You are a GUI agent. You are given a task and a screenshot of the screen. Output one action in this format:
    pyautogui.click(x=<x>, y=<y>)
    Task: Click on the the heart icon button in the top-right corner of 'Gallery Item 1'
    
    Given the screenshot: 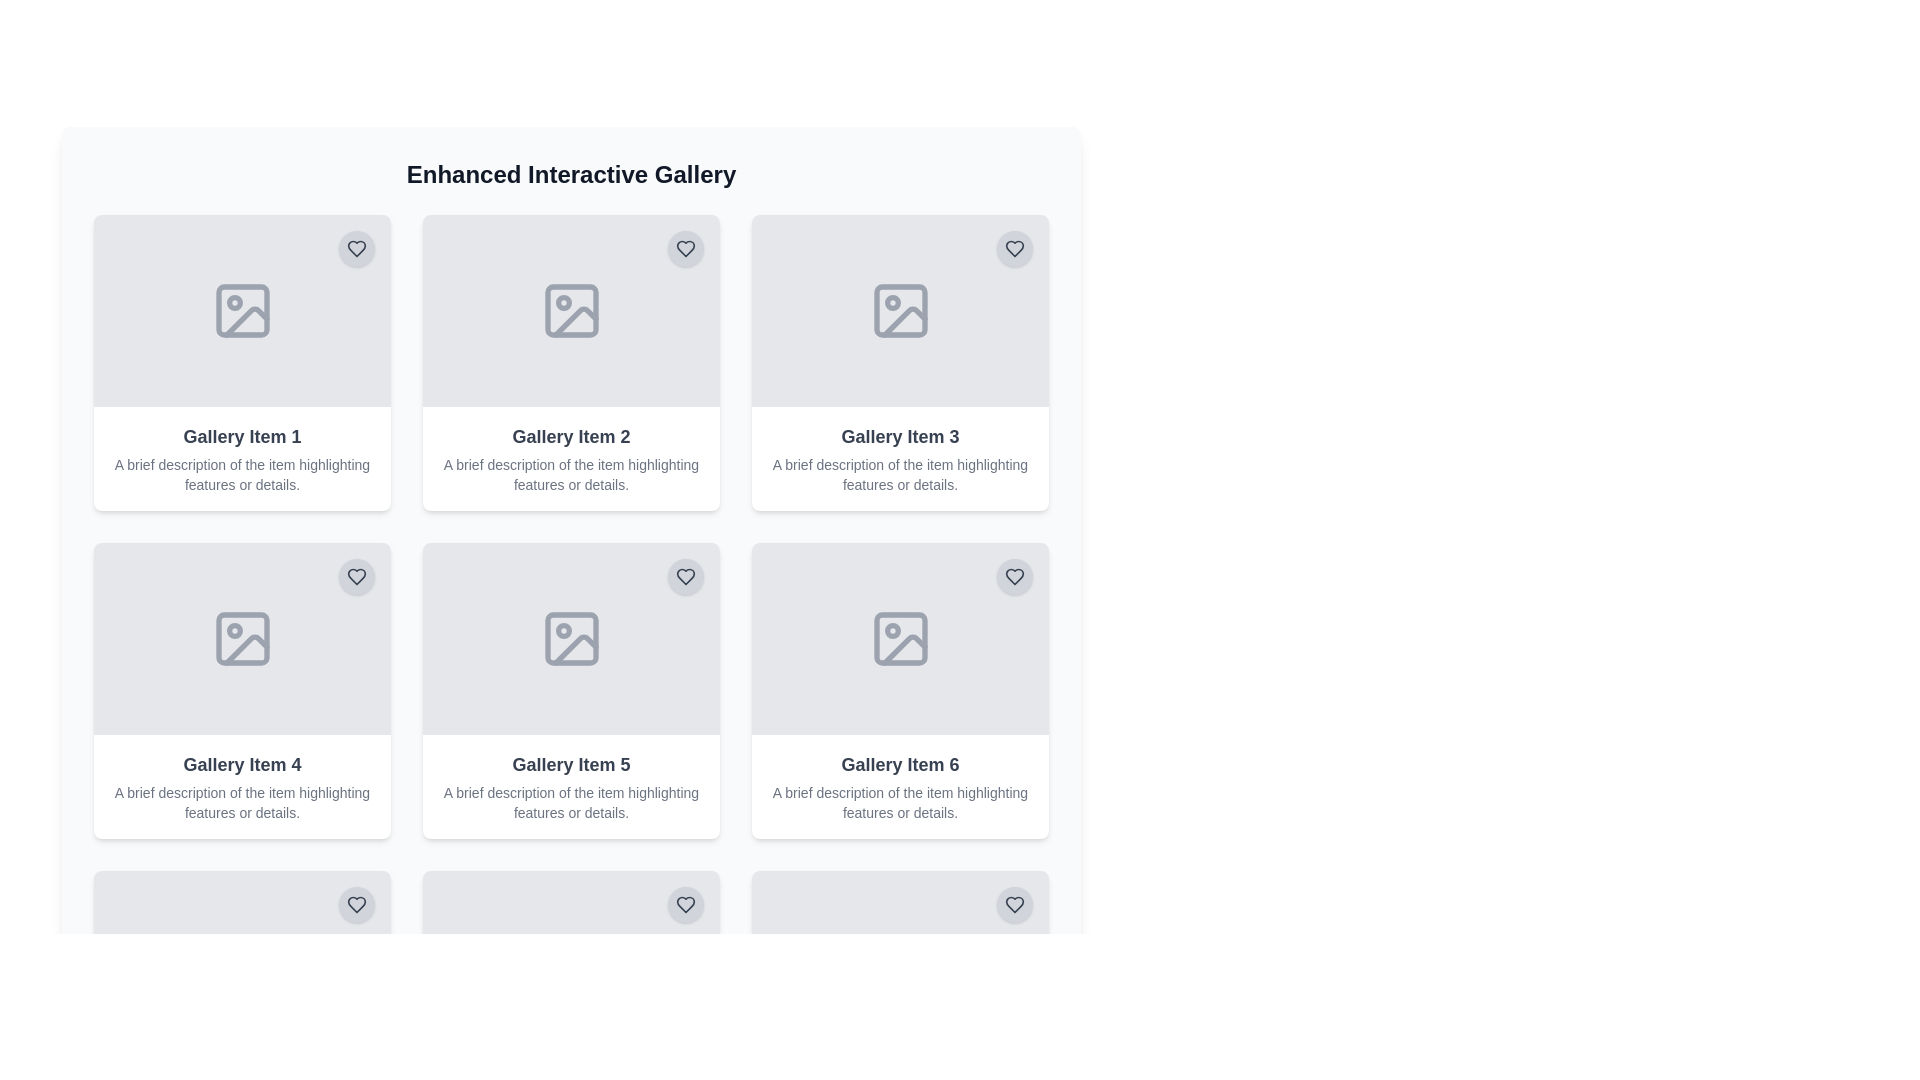 What is the action you would take?
    pyautogui.click(x=356, y=248)
    